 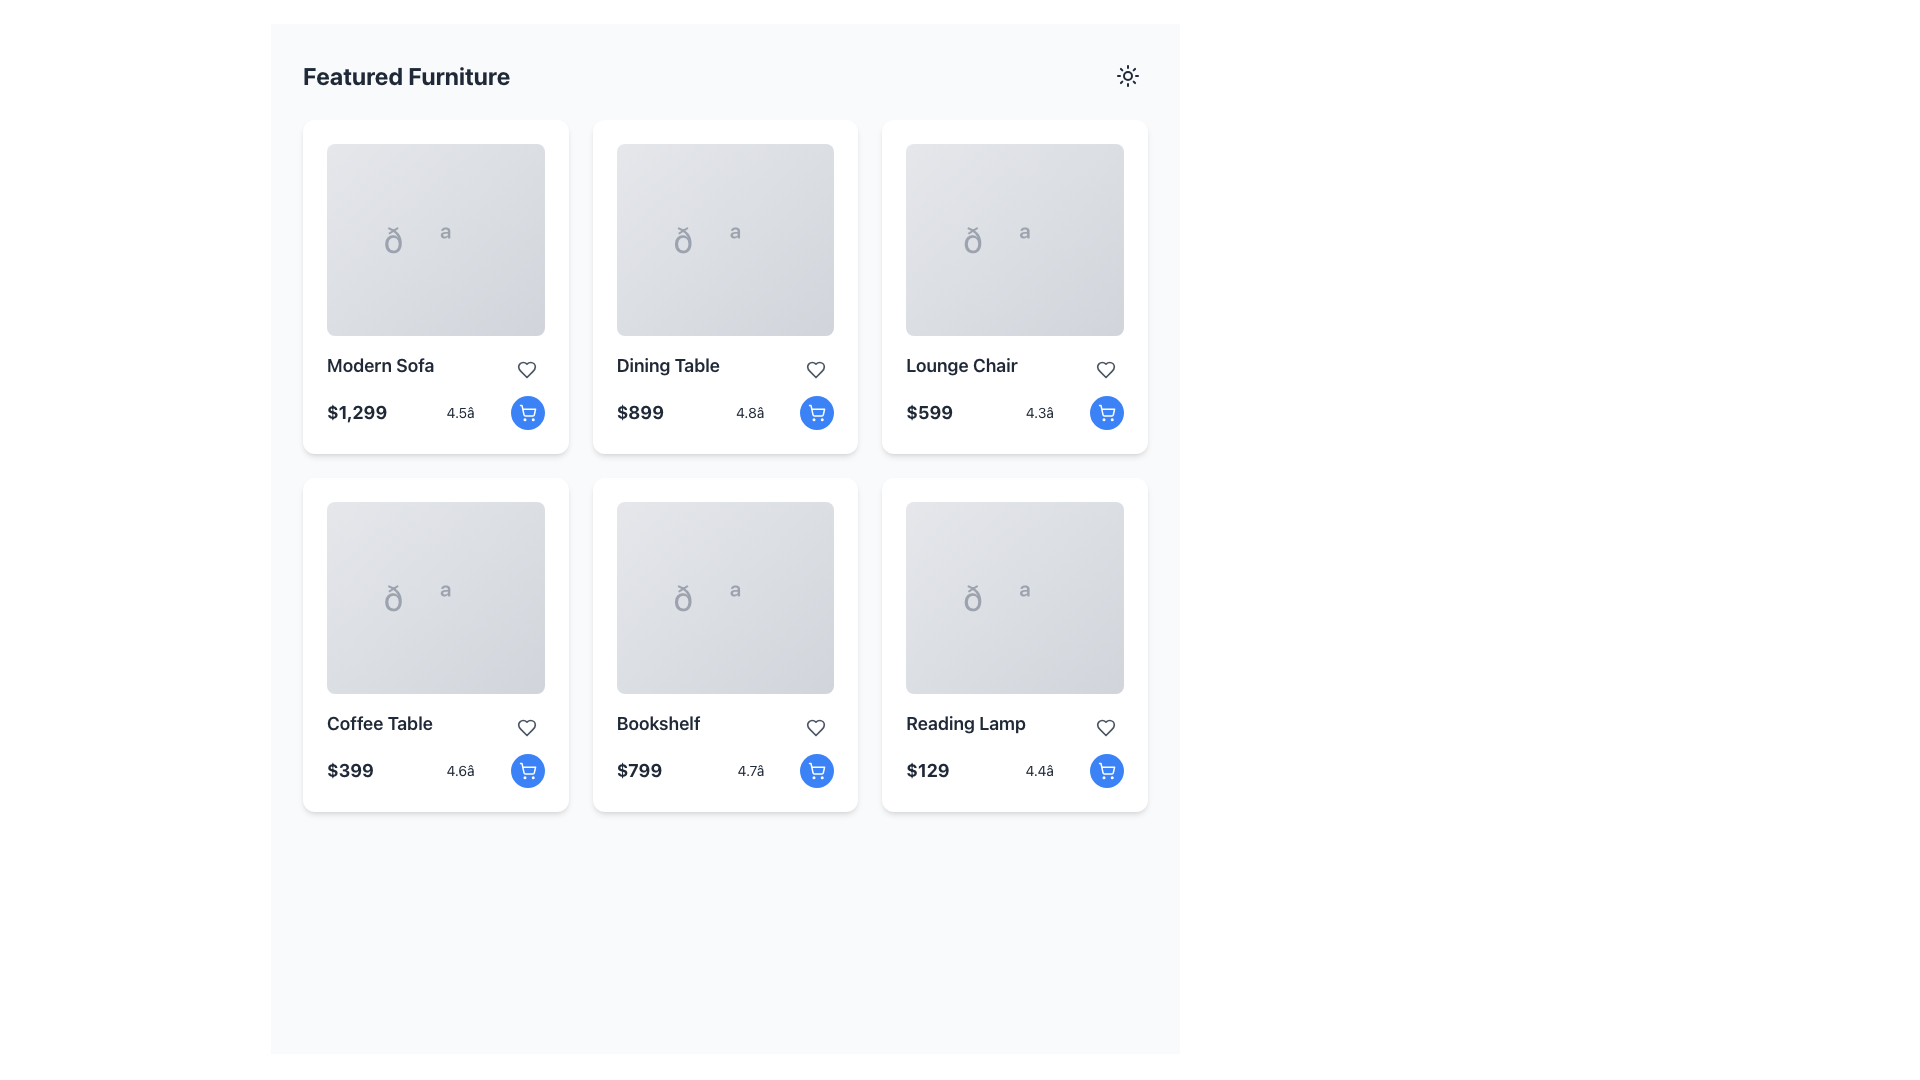 I want to click on the image placeholder icon with a gray emoji-like face located at the center of the 'Reading Lamp' product card in the bottom right section of the featured furniture grid layout, so click(x=1015, y=596).